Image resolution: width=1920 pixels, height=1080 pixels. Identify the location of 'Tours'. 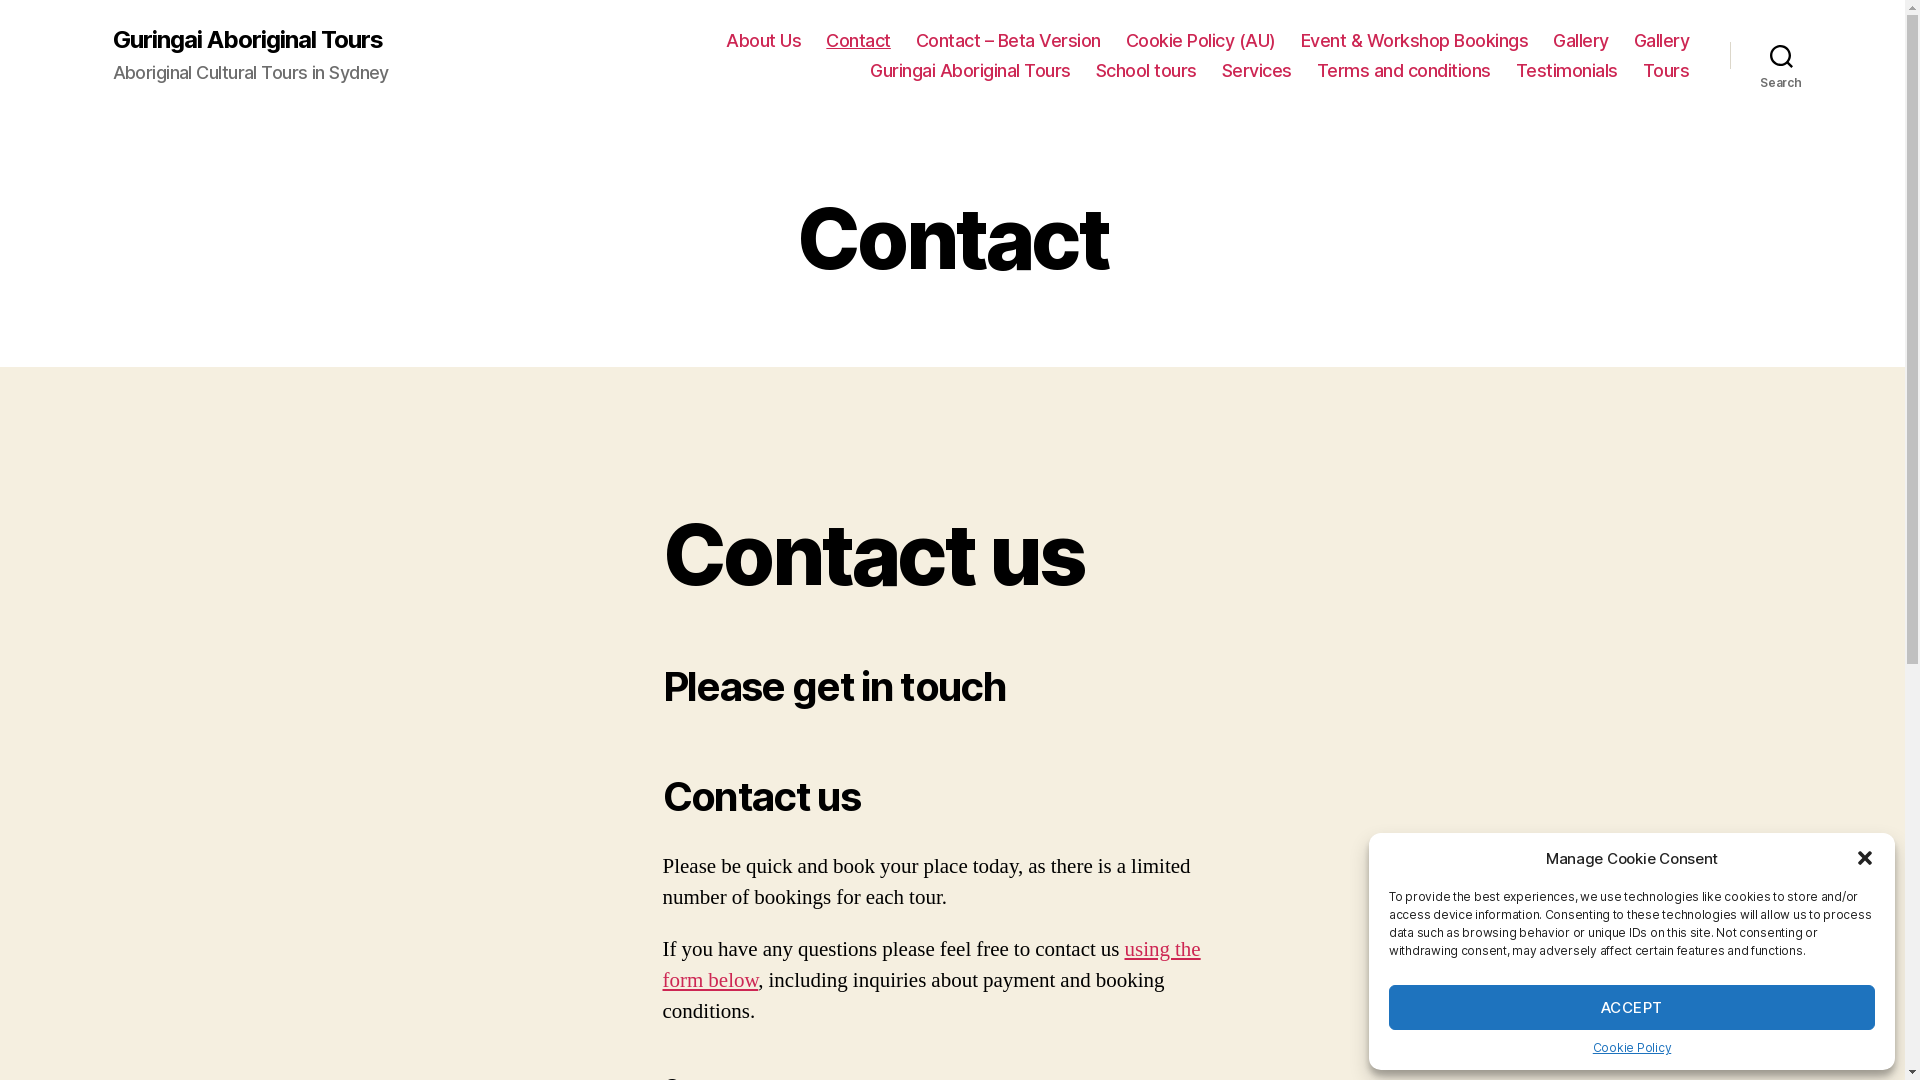
(1642, 69).